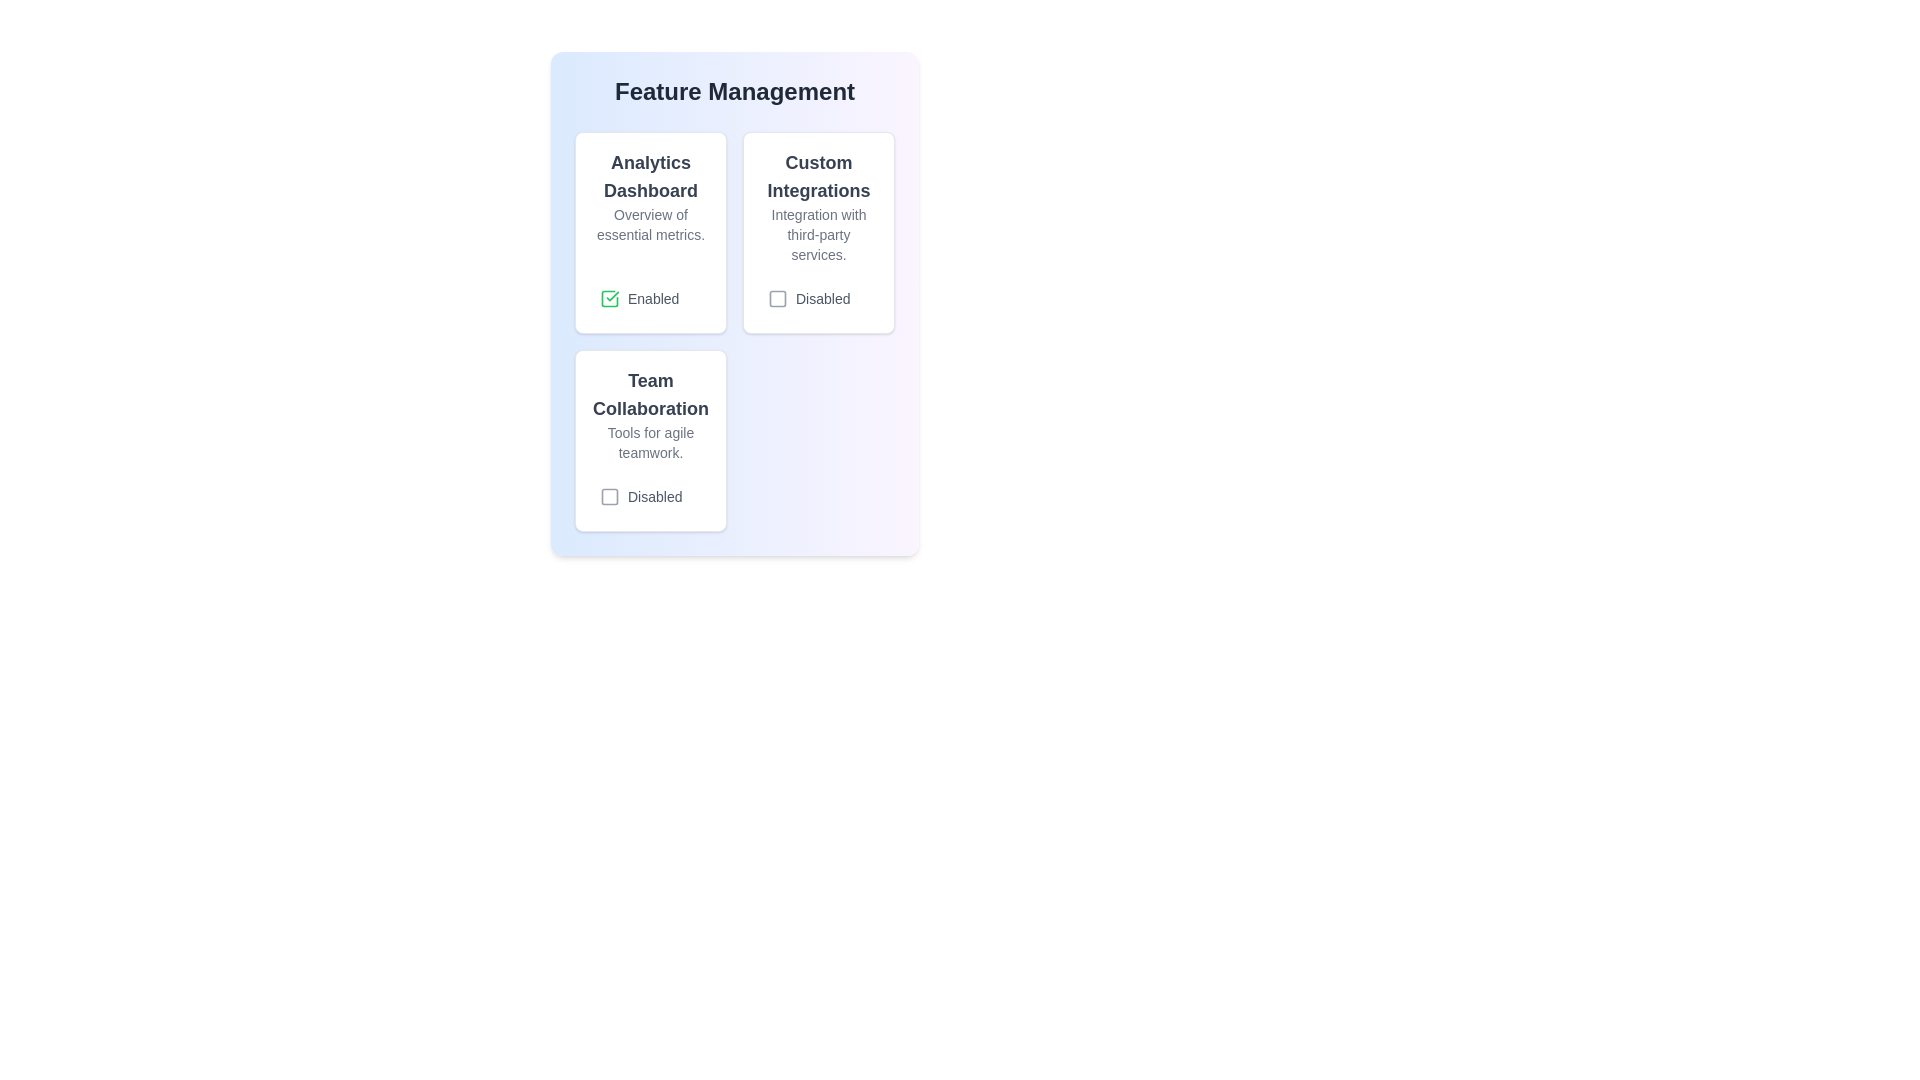  What do you see at coordinates (641, 496) in the screenshot?
I see `the label 'Disabled' of the checkbox located in the bottom section of the 'Team Collaboration' card, which is the last visible element below the text 'Tools for agile teamwork.'` at bounding box center [641, 496].